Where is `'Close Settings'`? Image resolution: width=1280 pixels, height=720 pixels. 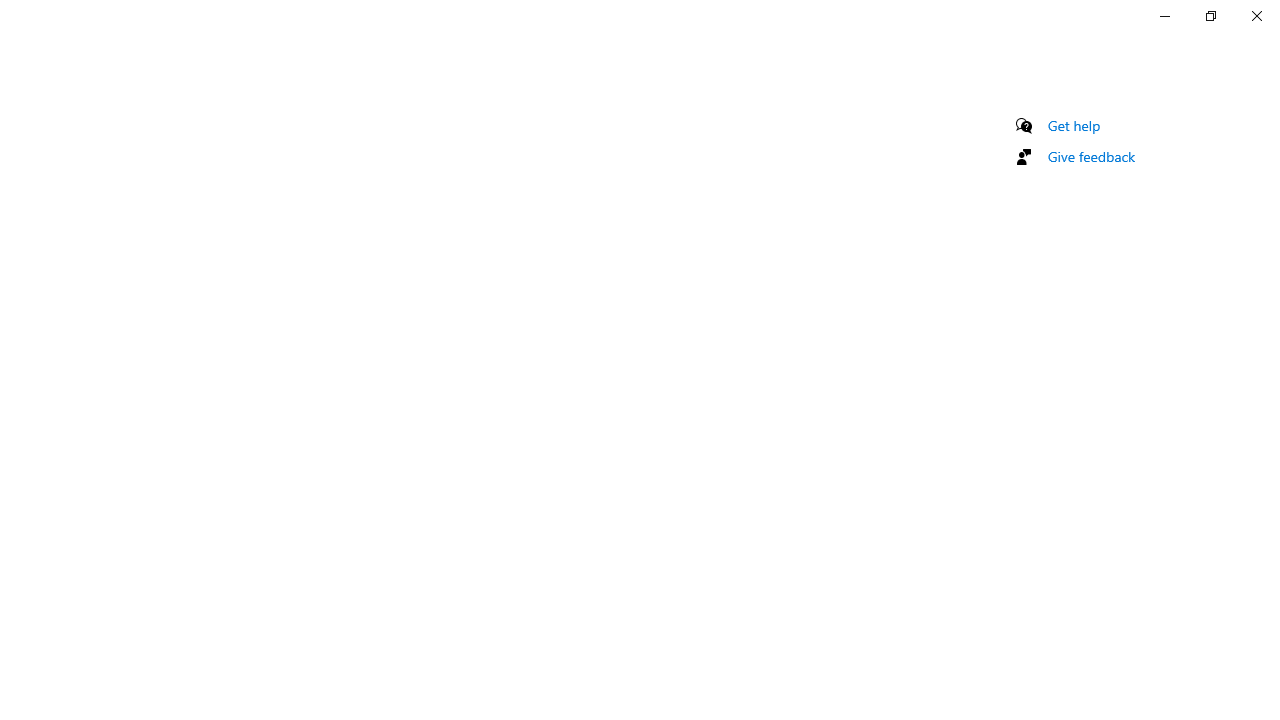 'Close Settings' is located at coordinates (1255, 15).